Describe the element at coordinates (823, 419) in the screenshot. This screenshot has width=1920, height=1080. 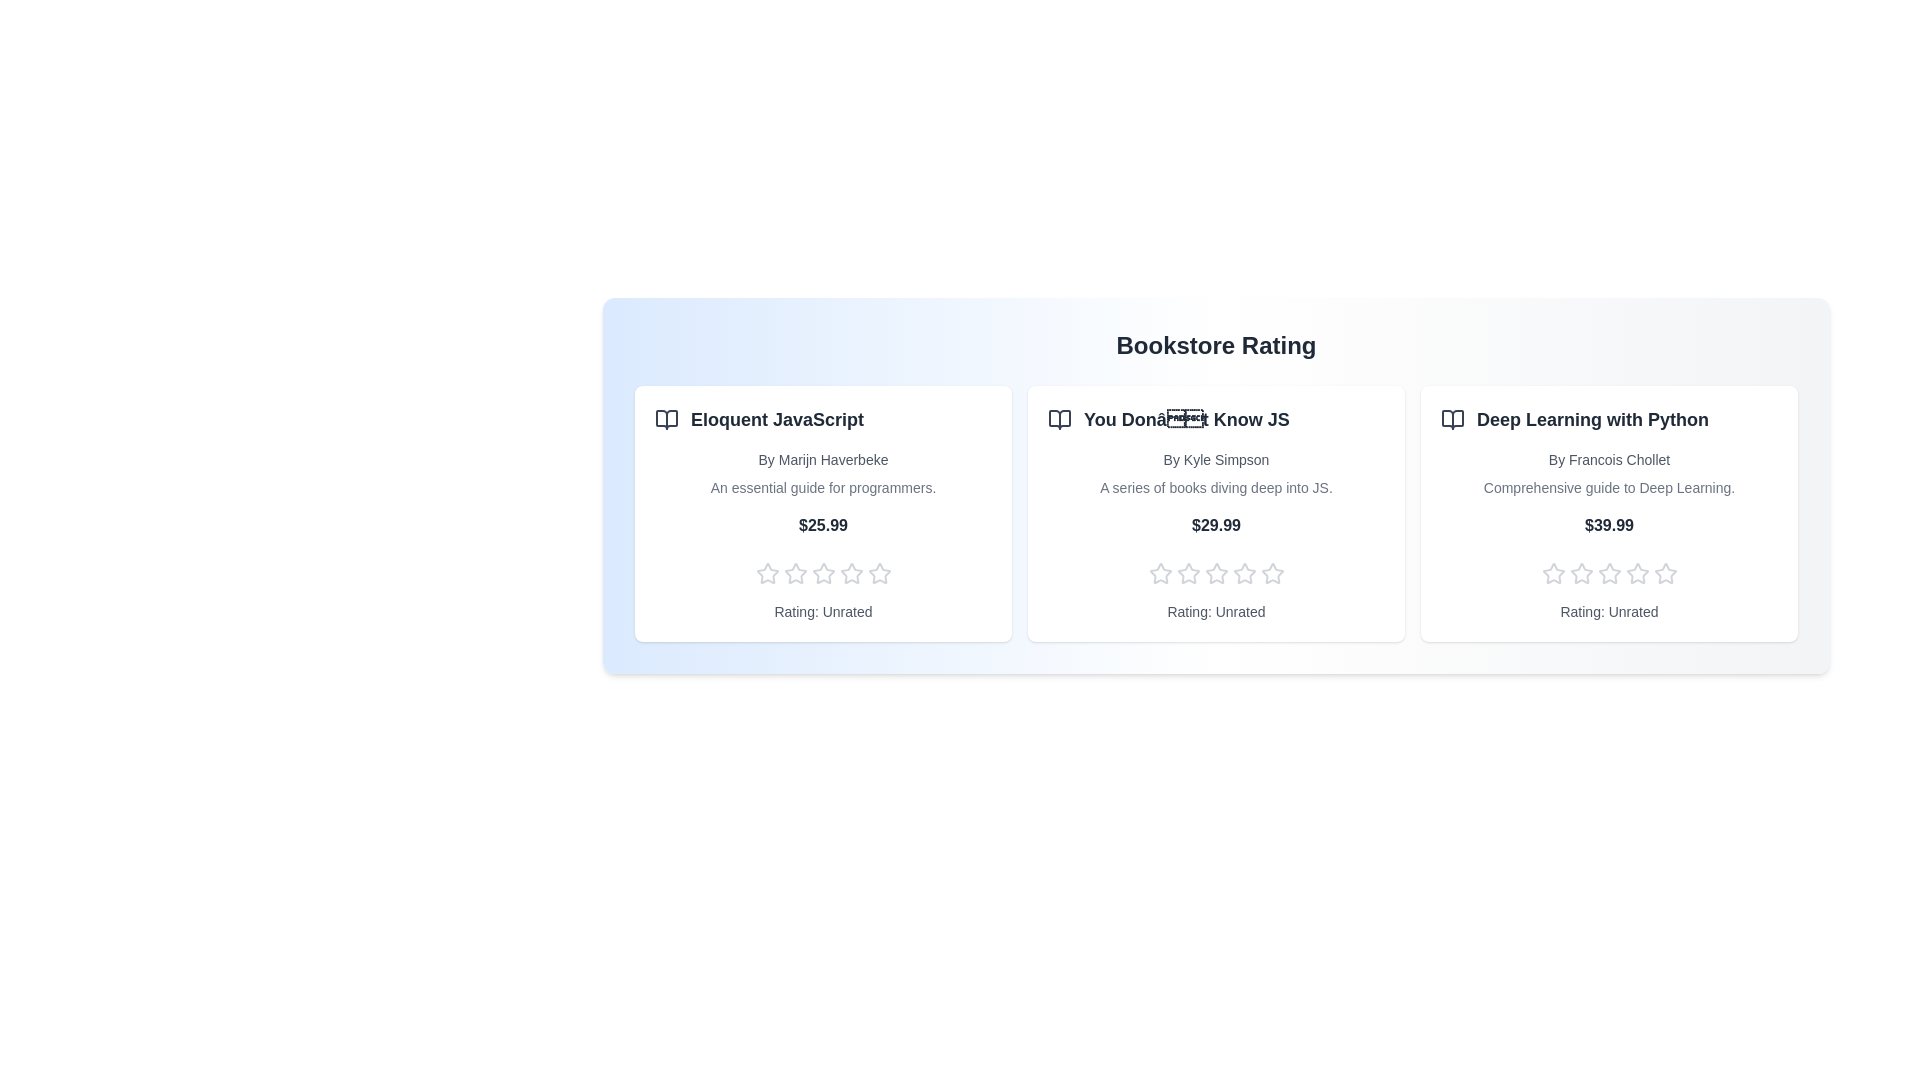
I see `the title text of the book 'Eloquent JavaScript' by clicking on its title area` at that location.